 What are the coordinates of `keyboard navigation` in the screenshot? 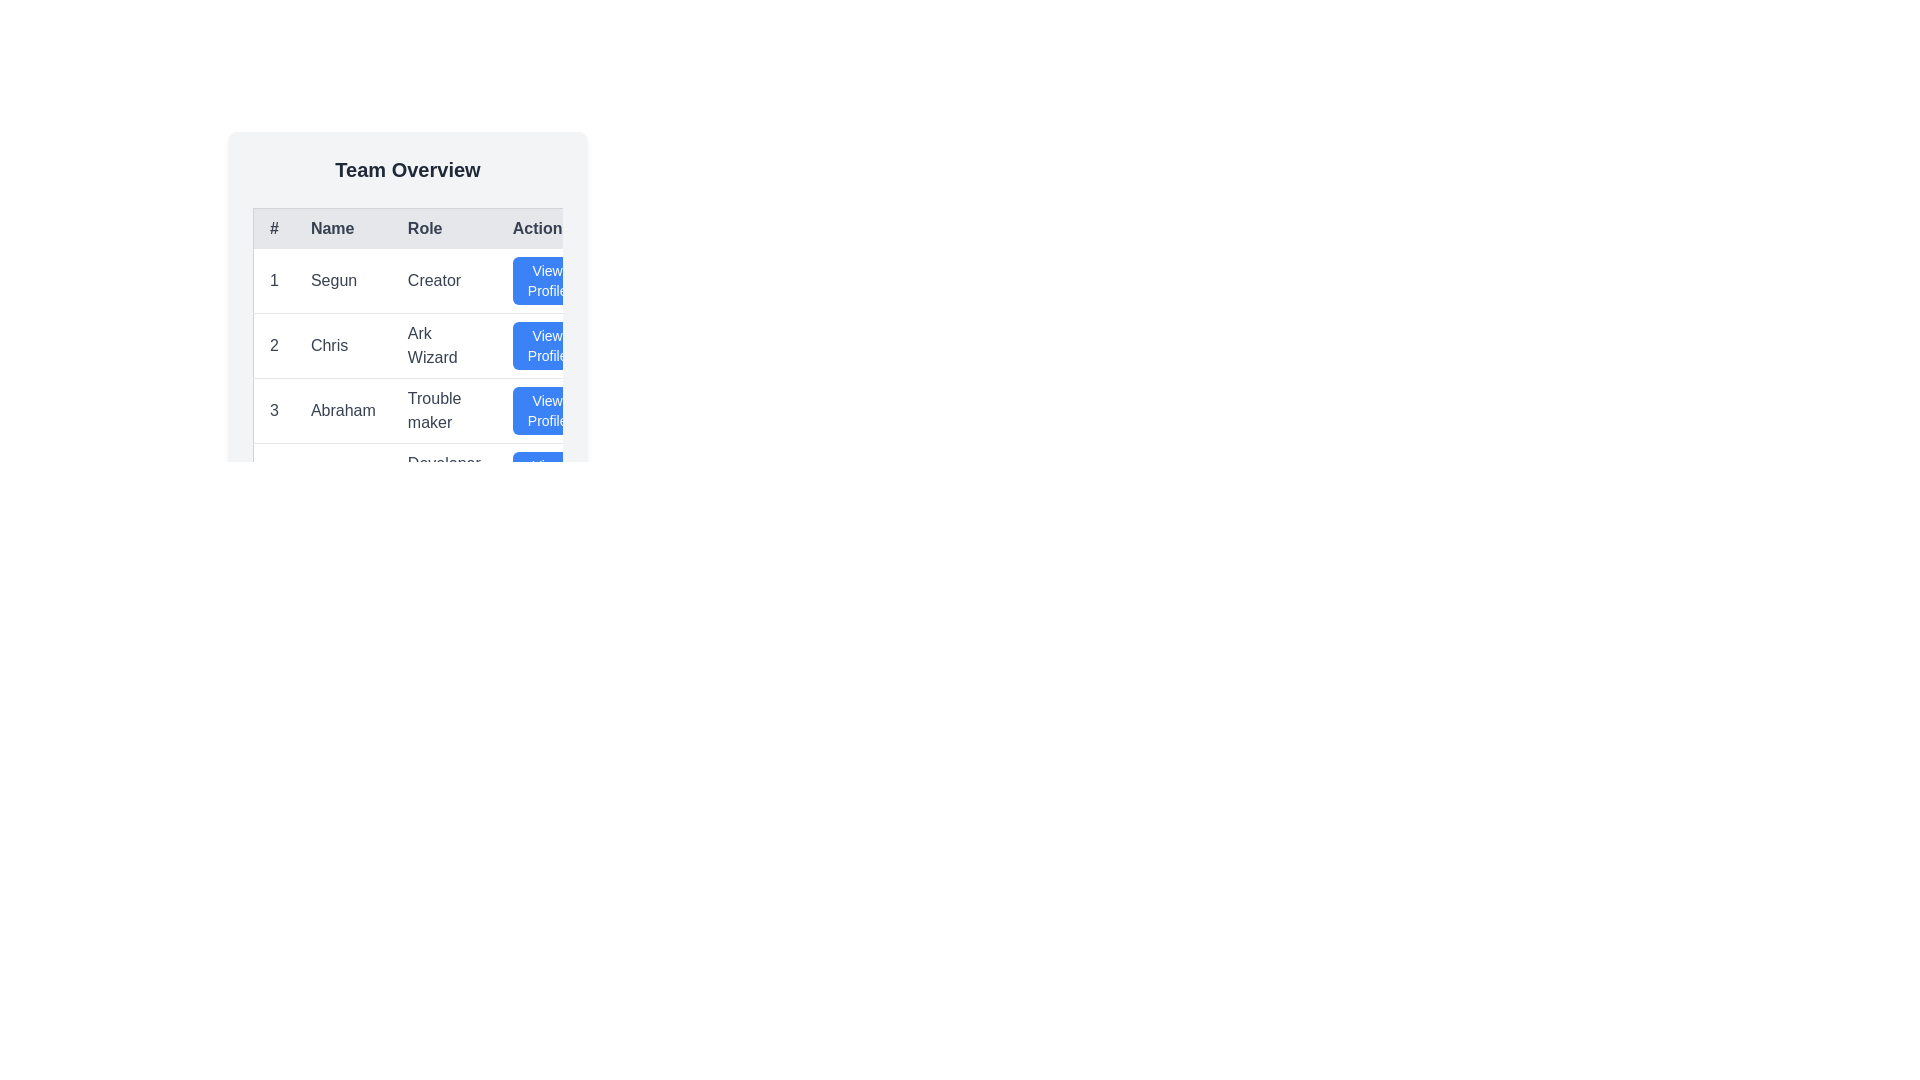 It's located at (434, 378).